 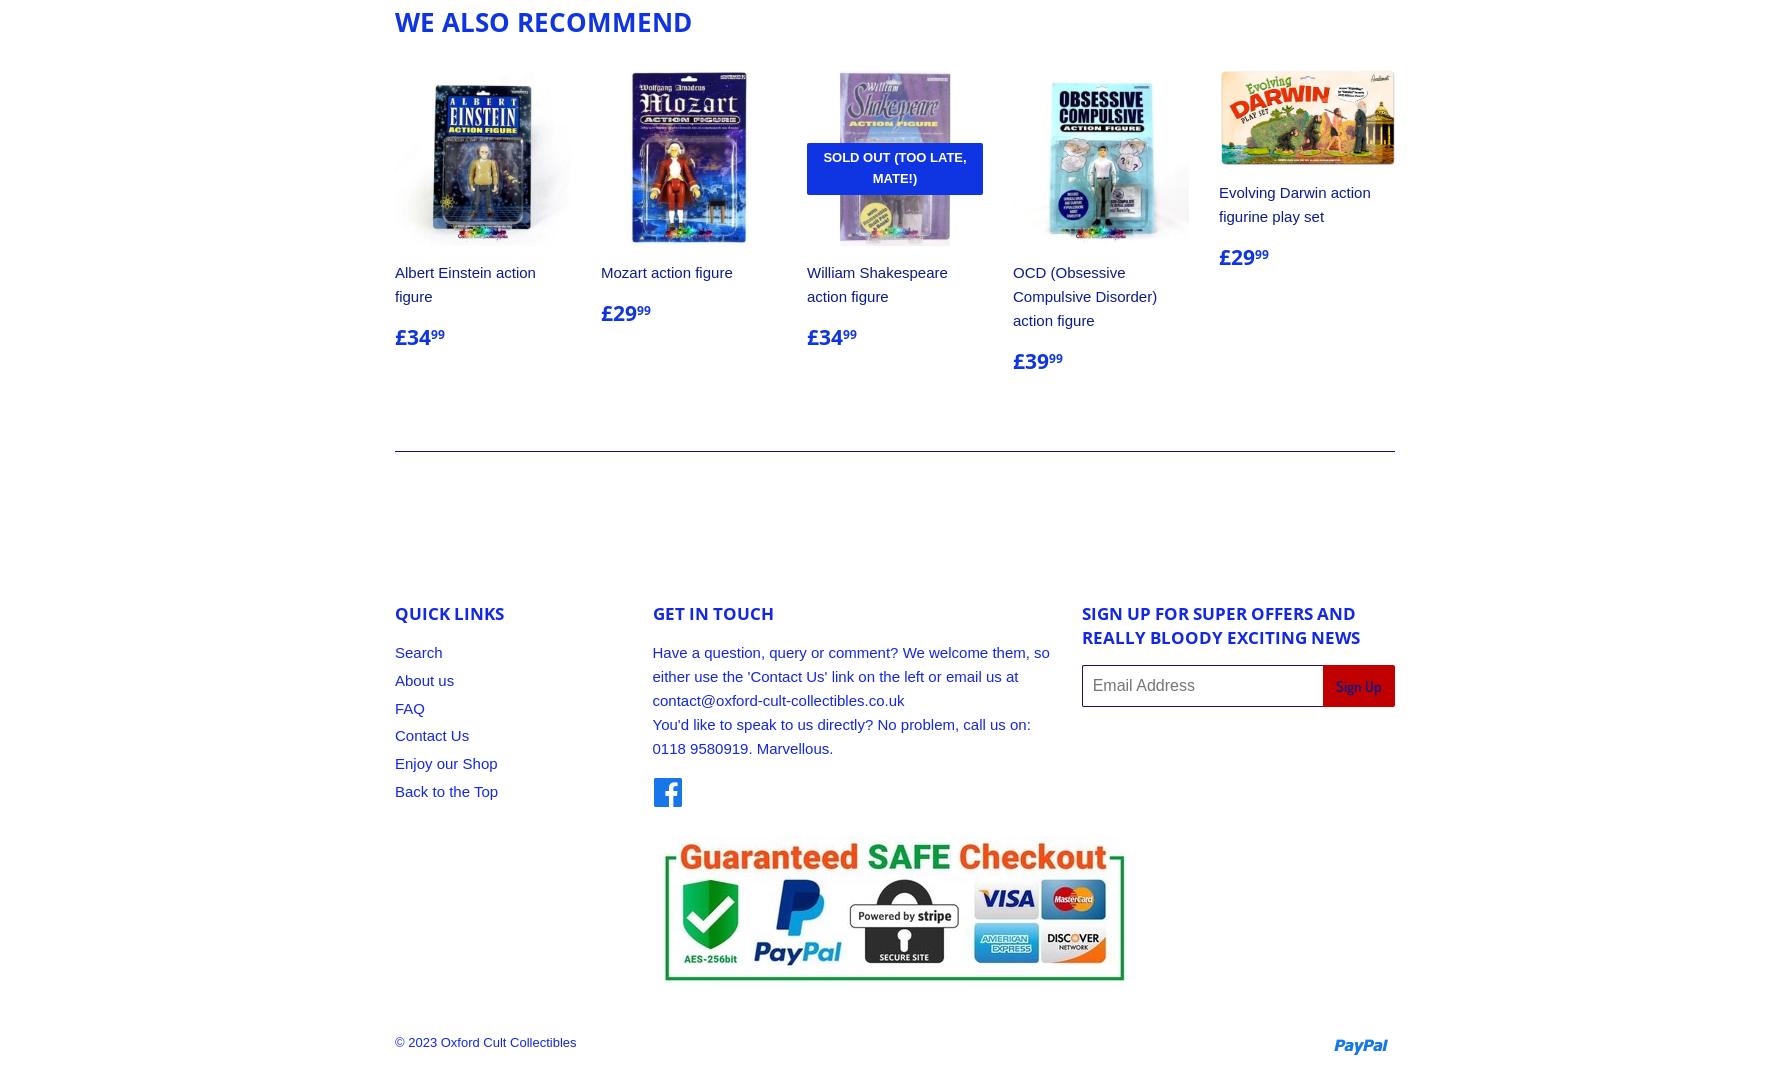 What do you see at coordinates (1218, 203) in the screenshot?
I see `'Evolving Darwin action figurine play set'` at bounding box center [1218, 203].